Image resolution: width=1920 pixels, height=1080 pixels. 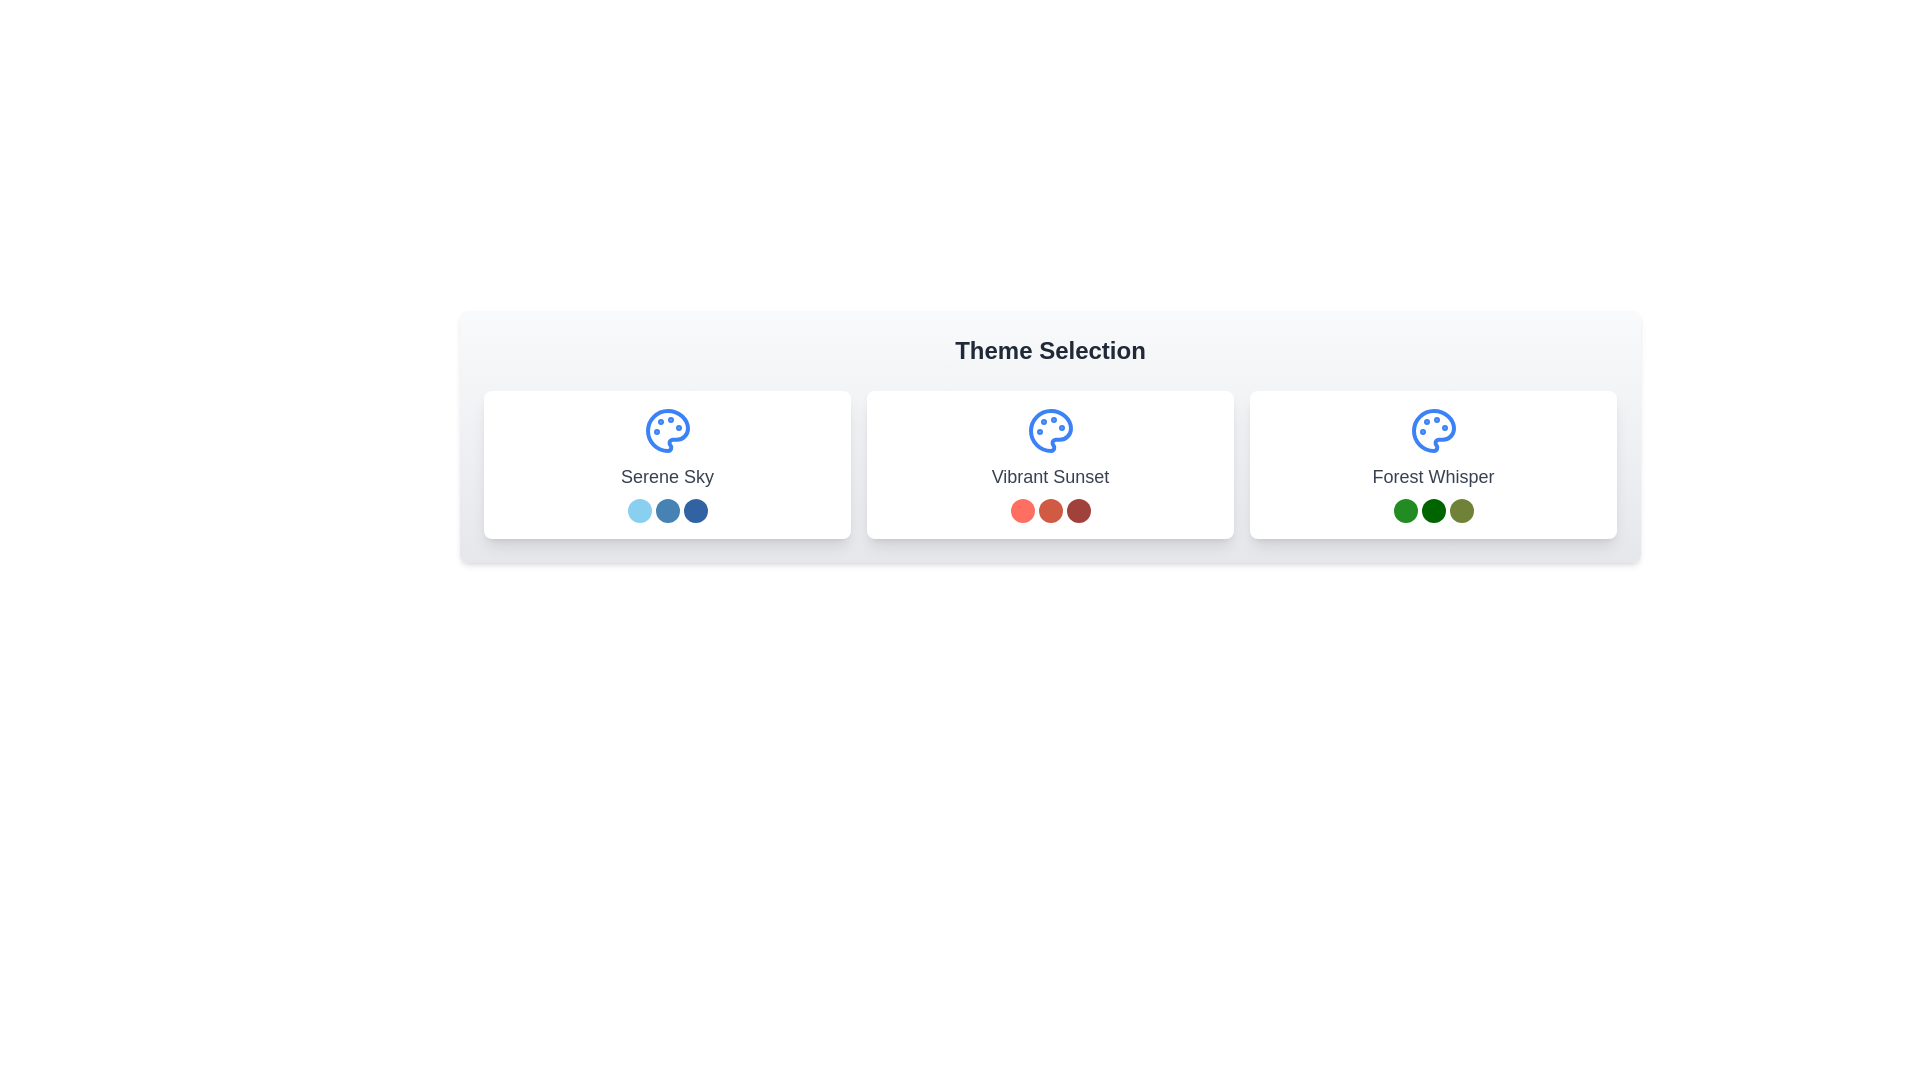 I want to click on the text label element that reads 'Forest Whisper', which is located in the bottom section of the rightmost rectangular card under the 'Theme Selection' heading, so click(x=1432, y=477).